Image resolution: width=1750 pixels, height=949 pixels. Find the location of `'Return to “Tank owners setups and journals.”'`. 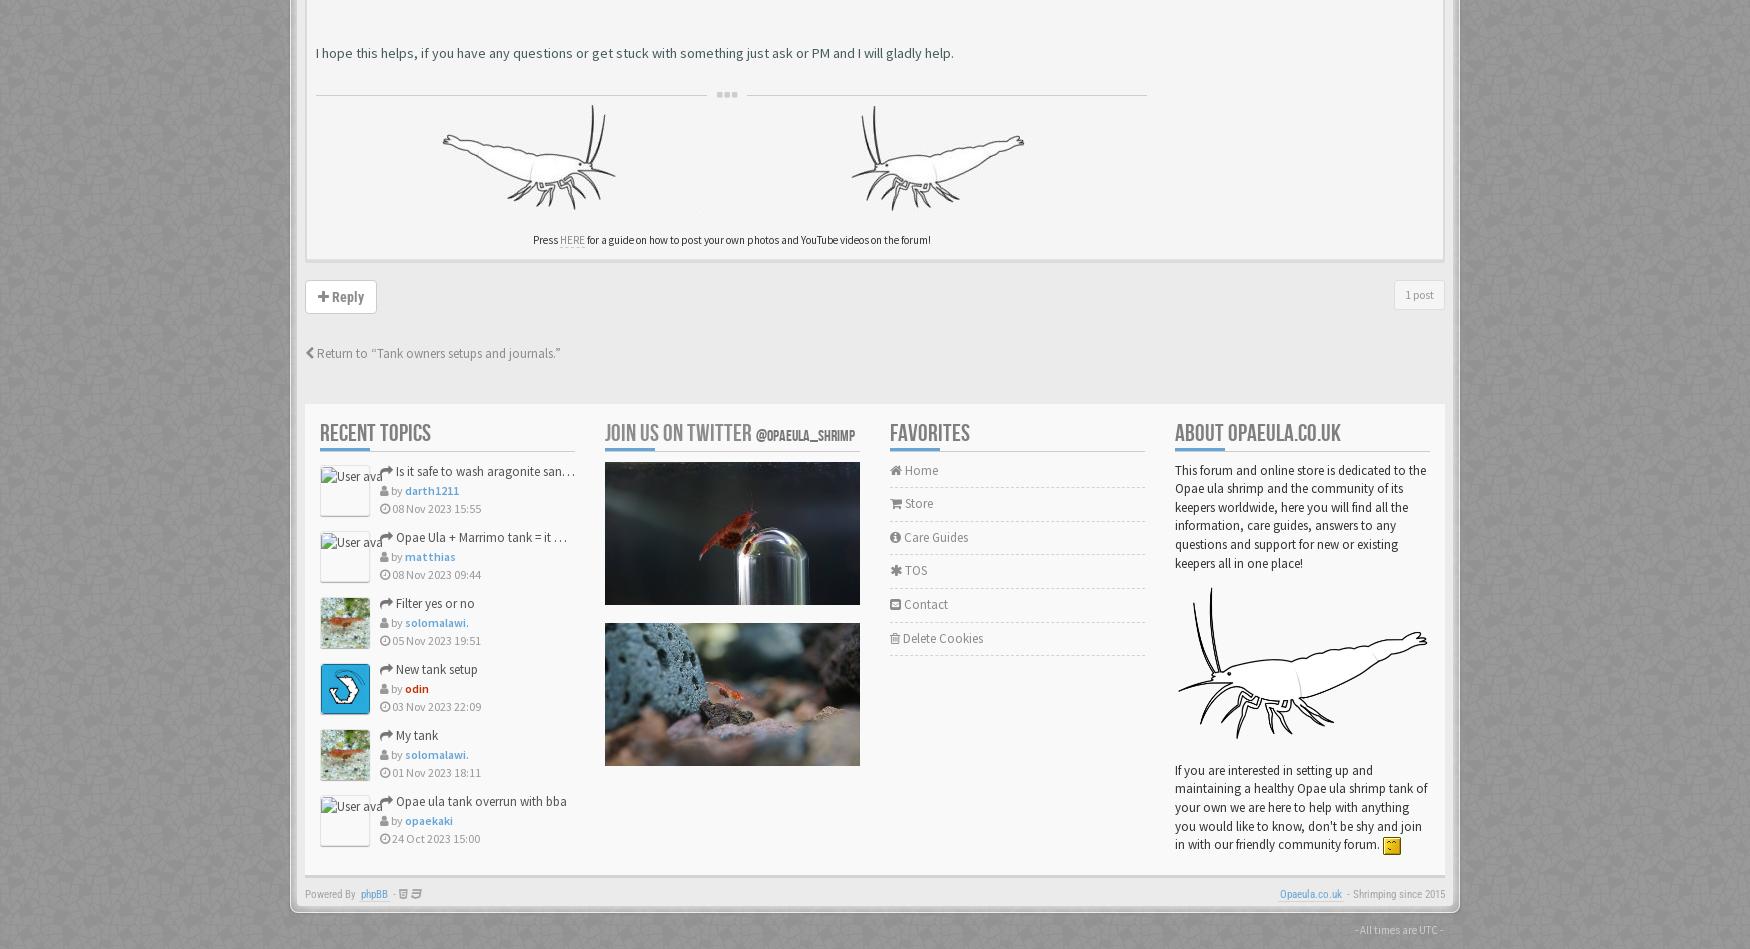

'Return to “Tank owners setups and journals.”' is located at coordinates (436, 353).